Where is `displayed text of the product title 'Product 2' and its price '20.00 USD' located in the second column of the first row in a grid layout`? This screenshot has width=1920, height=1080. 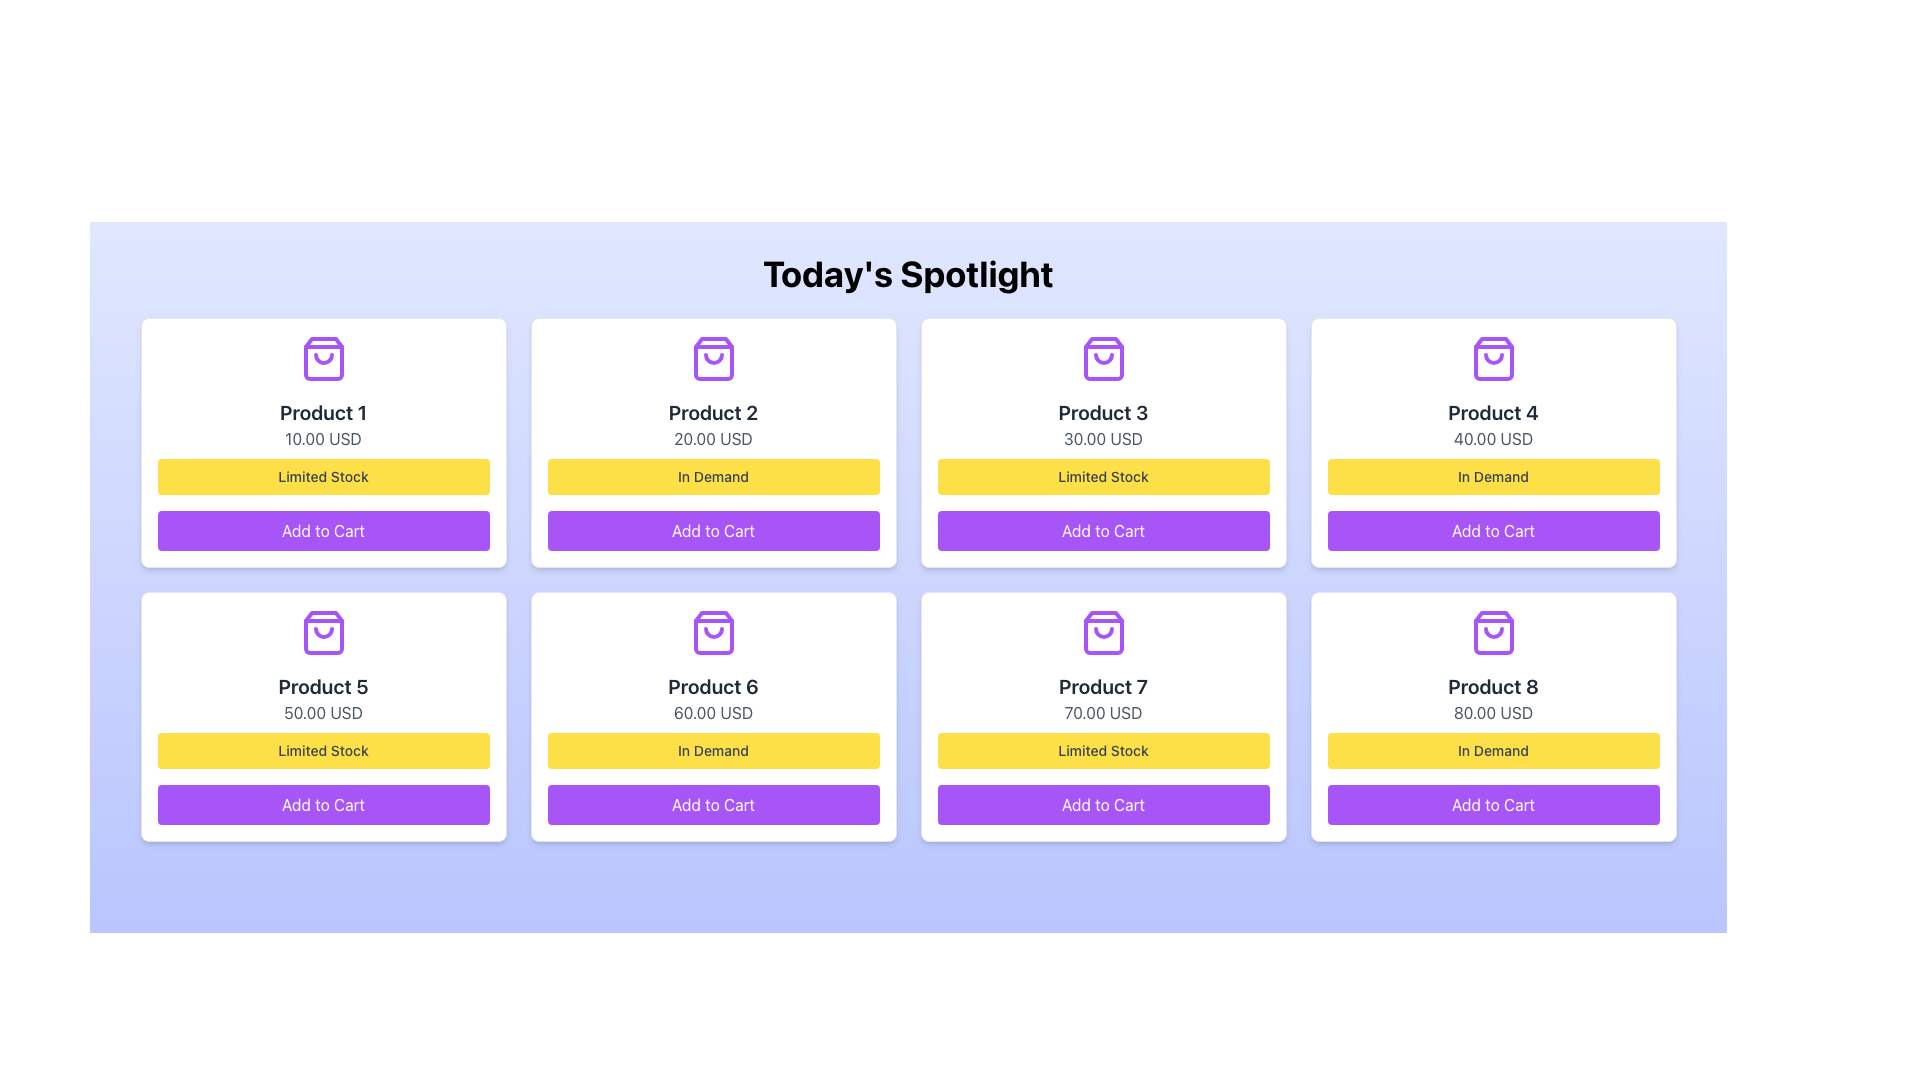
displayed text of the product title 'Product 2' and its price '20.00 USD' located in the second column of the first row in a grid layout is located at coordinates (713, 423).